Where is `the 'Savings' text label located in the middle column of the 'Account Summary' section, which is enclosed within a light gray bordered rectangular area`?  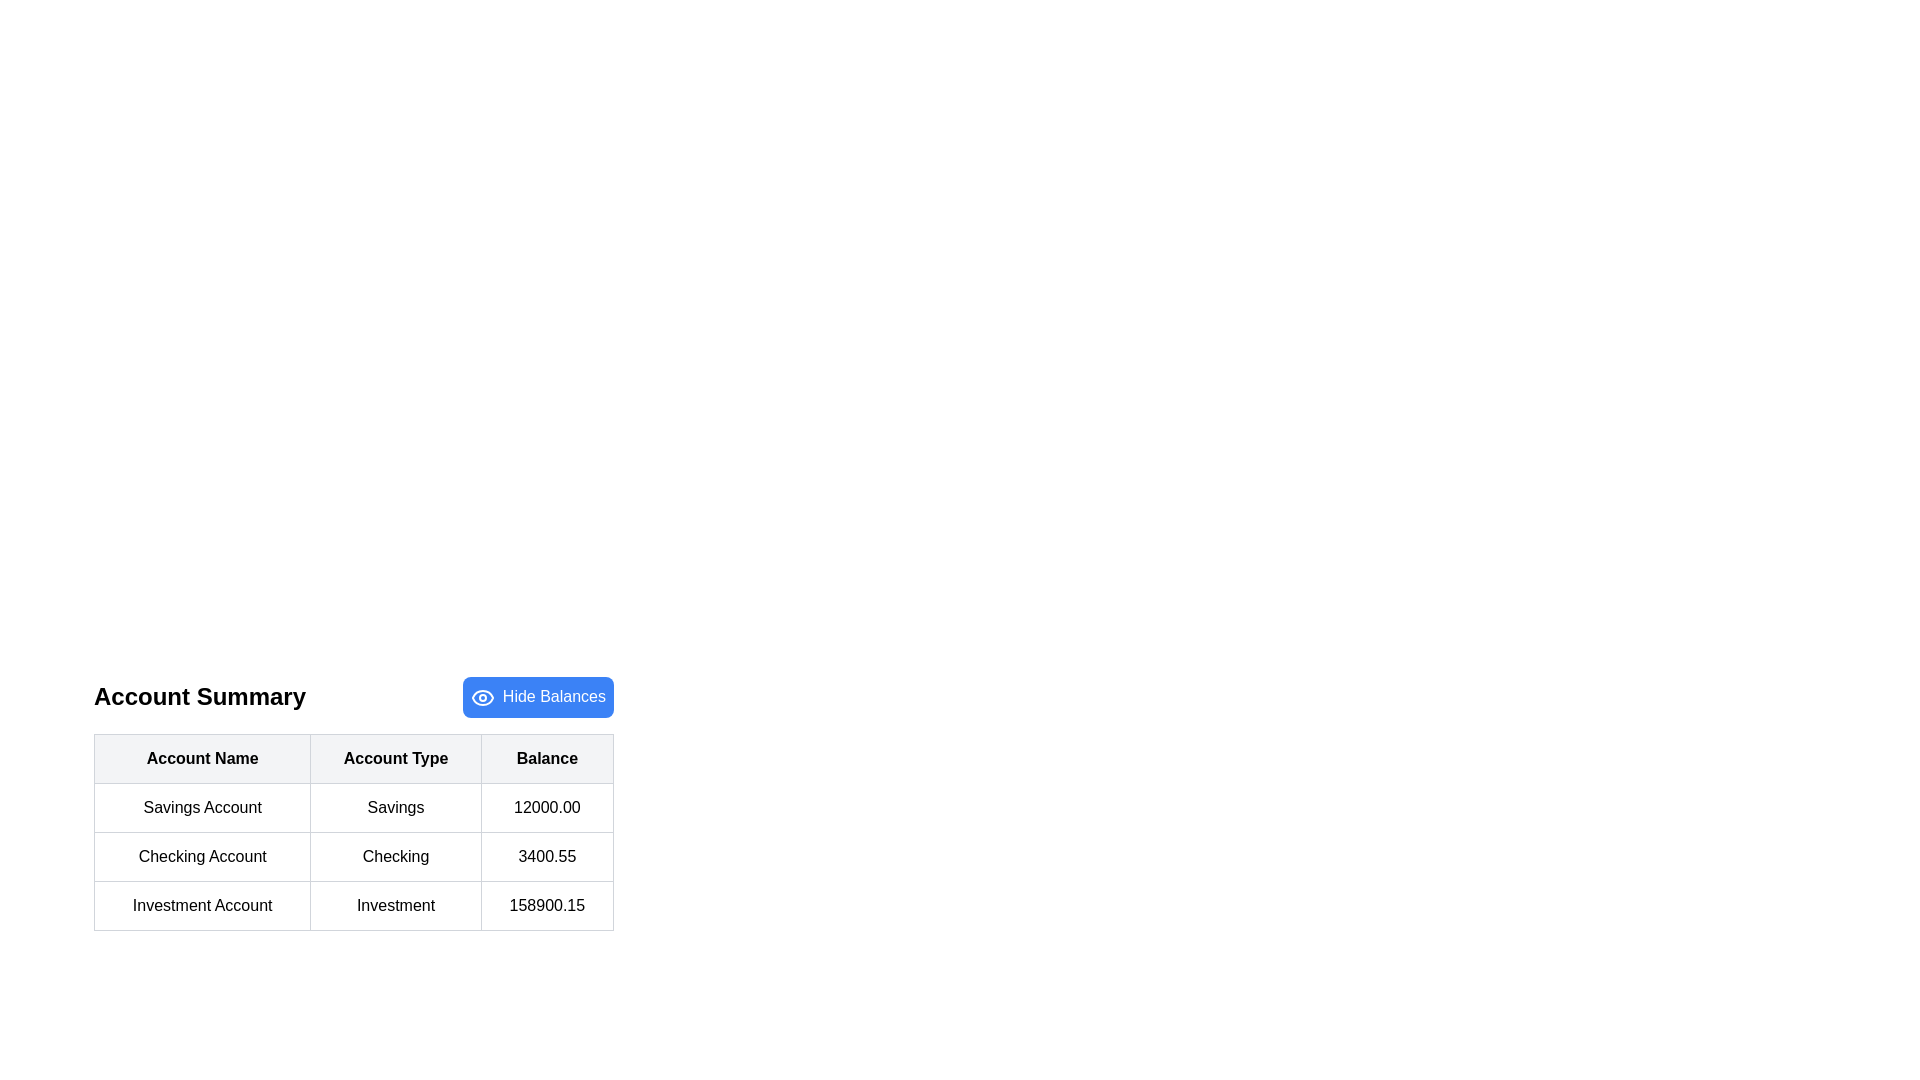 the 'Savings' text label located in the middle column of the 'Account Summary' section, which is enclosed within a light gray bordered rectangular area is located at coordinates (396, 806).